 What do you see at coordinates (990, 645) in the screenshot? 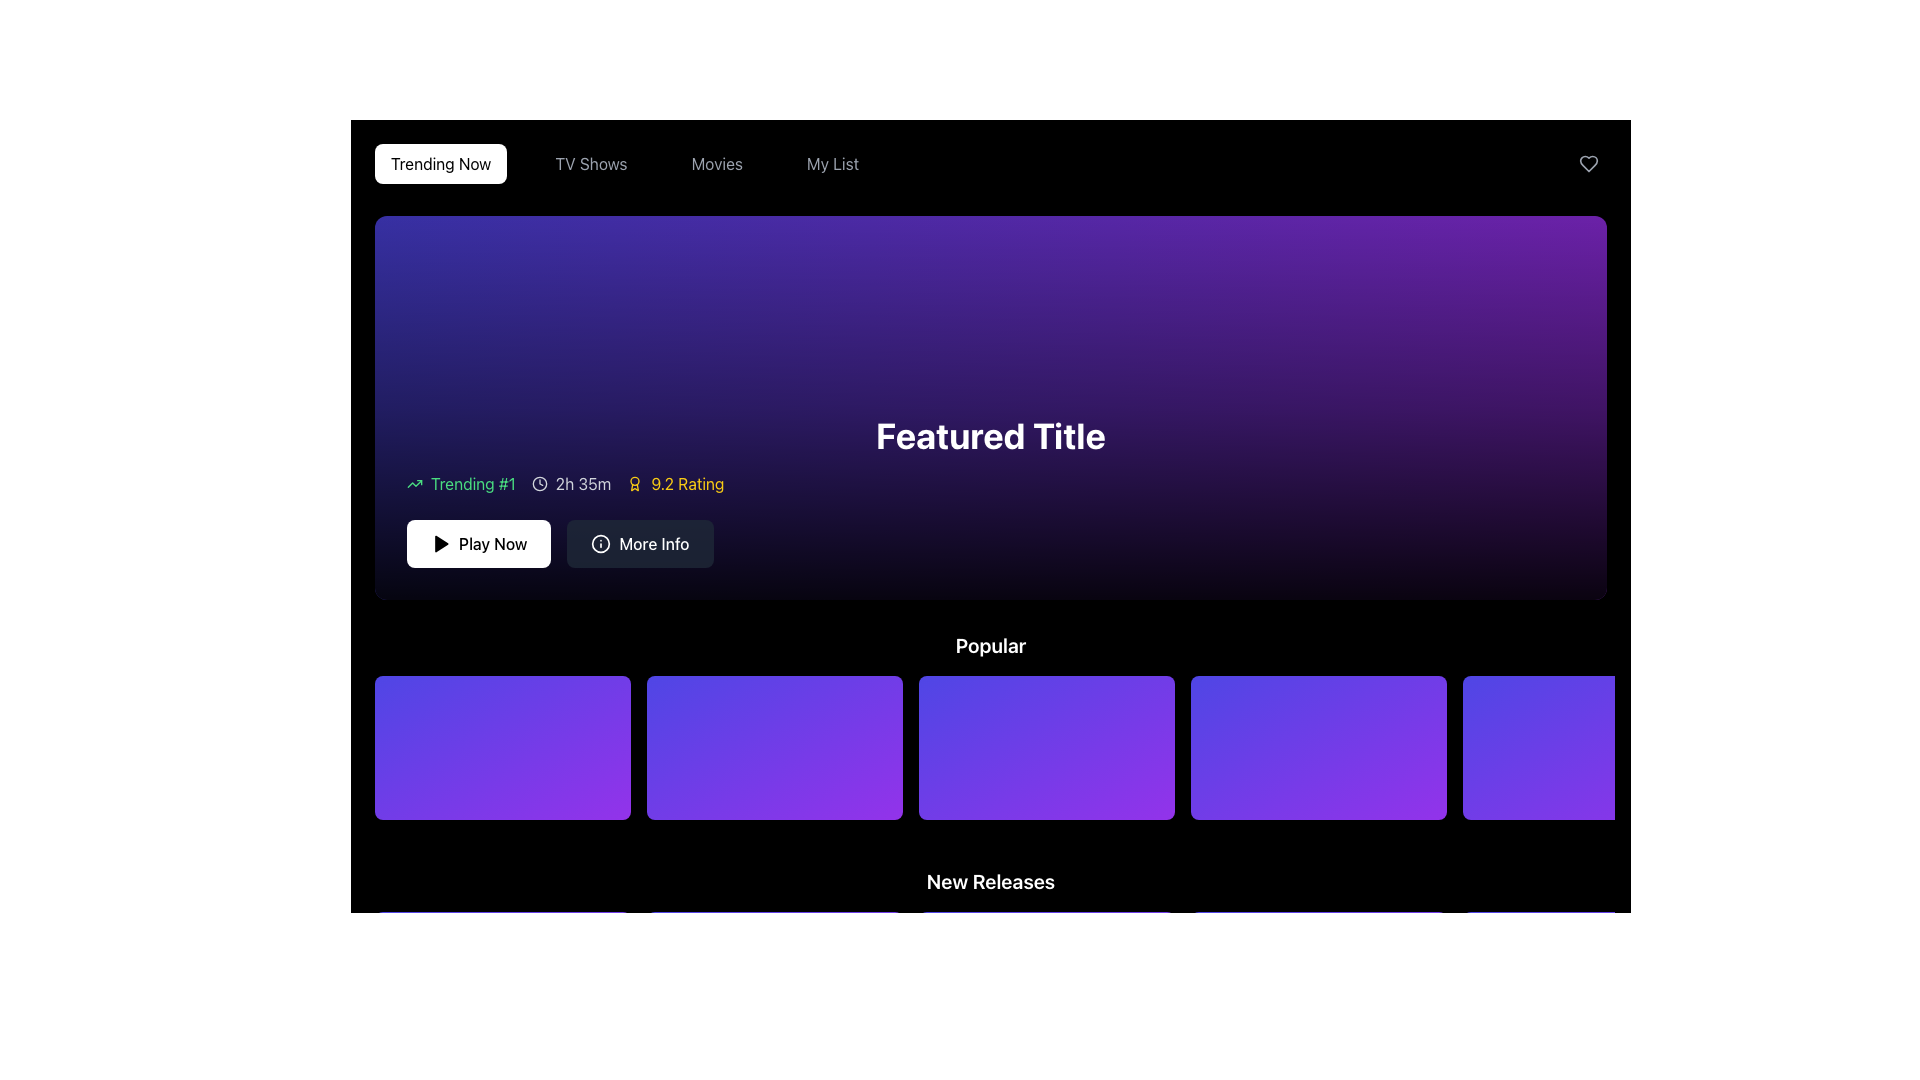
I see `the text label displaying 'Popular', which is prominently styled in bold font against a dark background` at bounding box center [990, 645].